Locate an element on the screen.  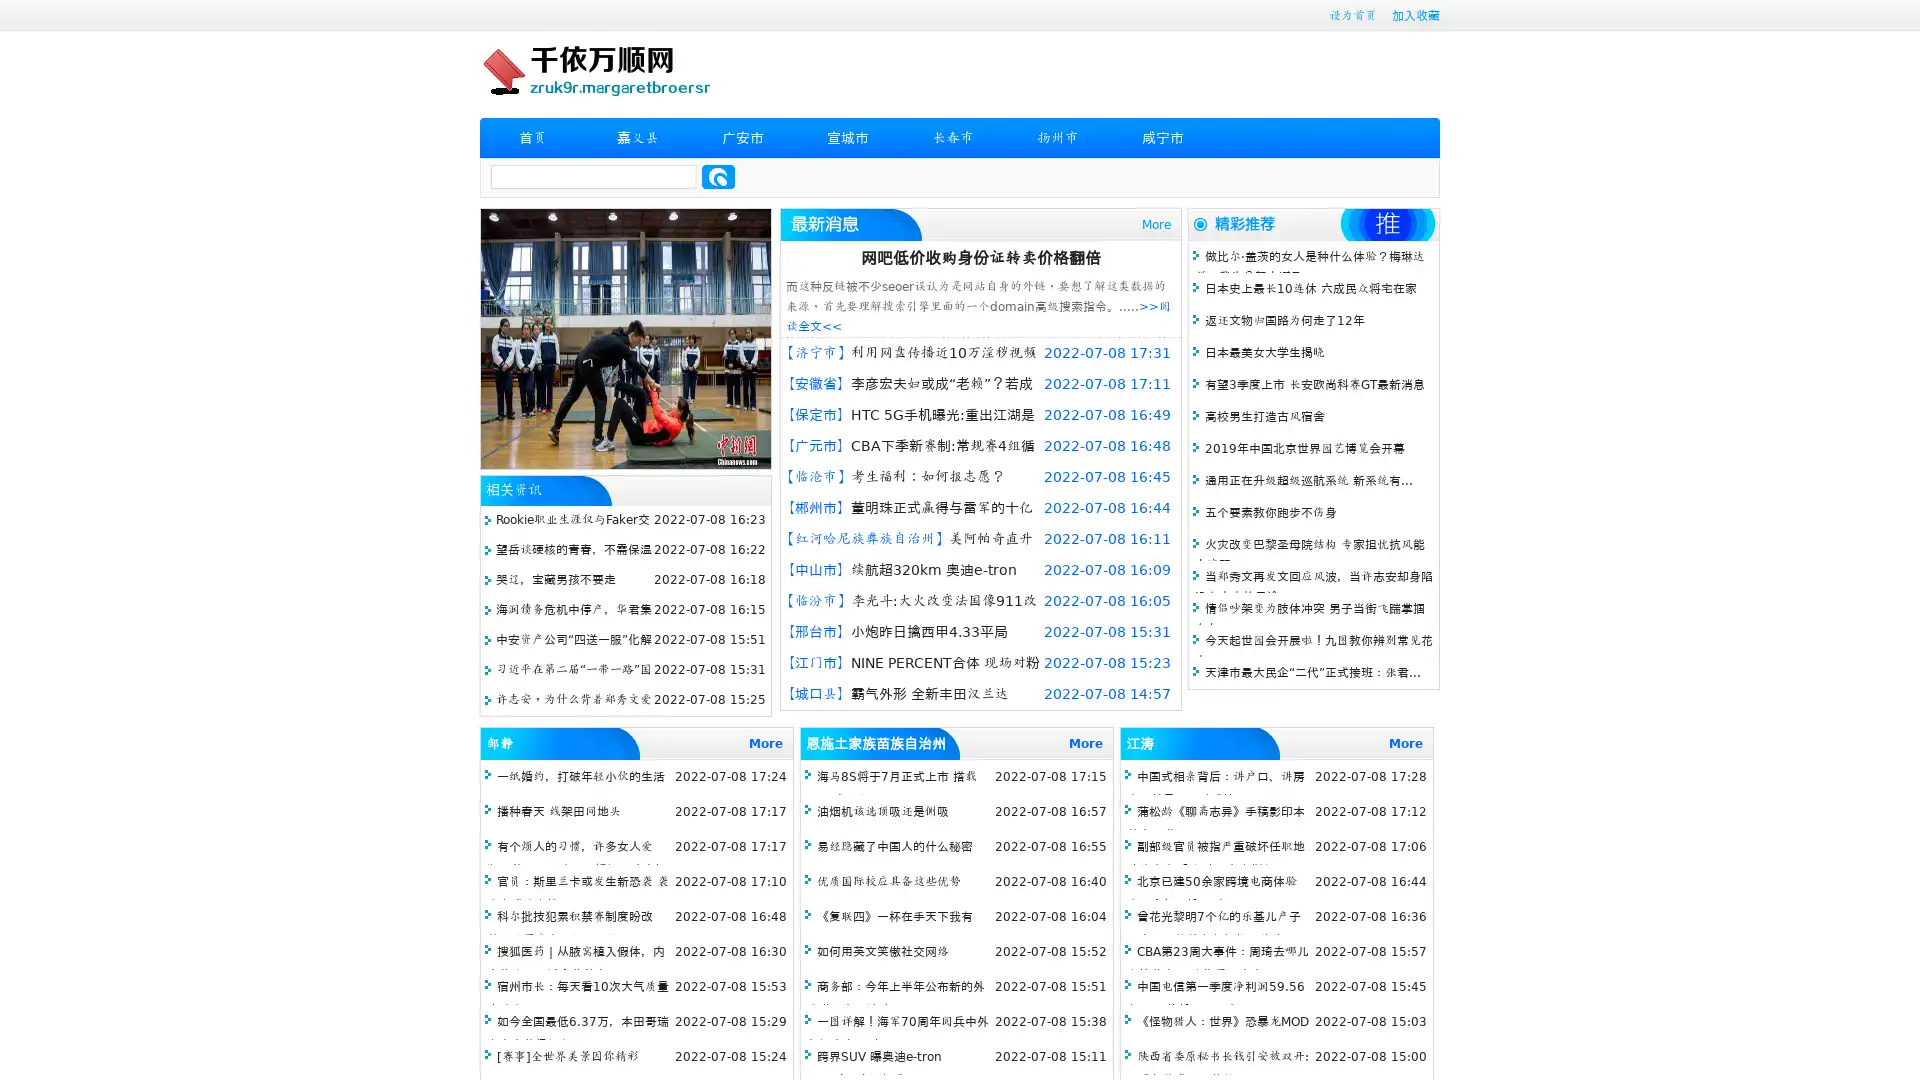
Search is located at coordinates (718, 176).